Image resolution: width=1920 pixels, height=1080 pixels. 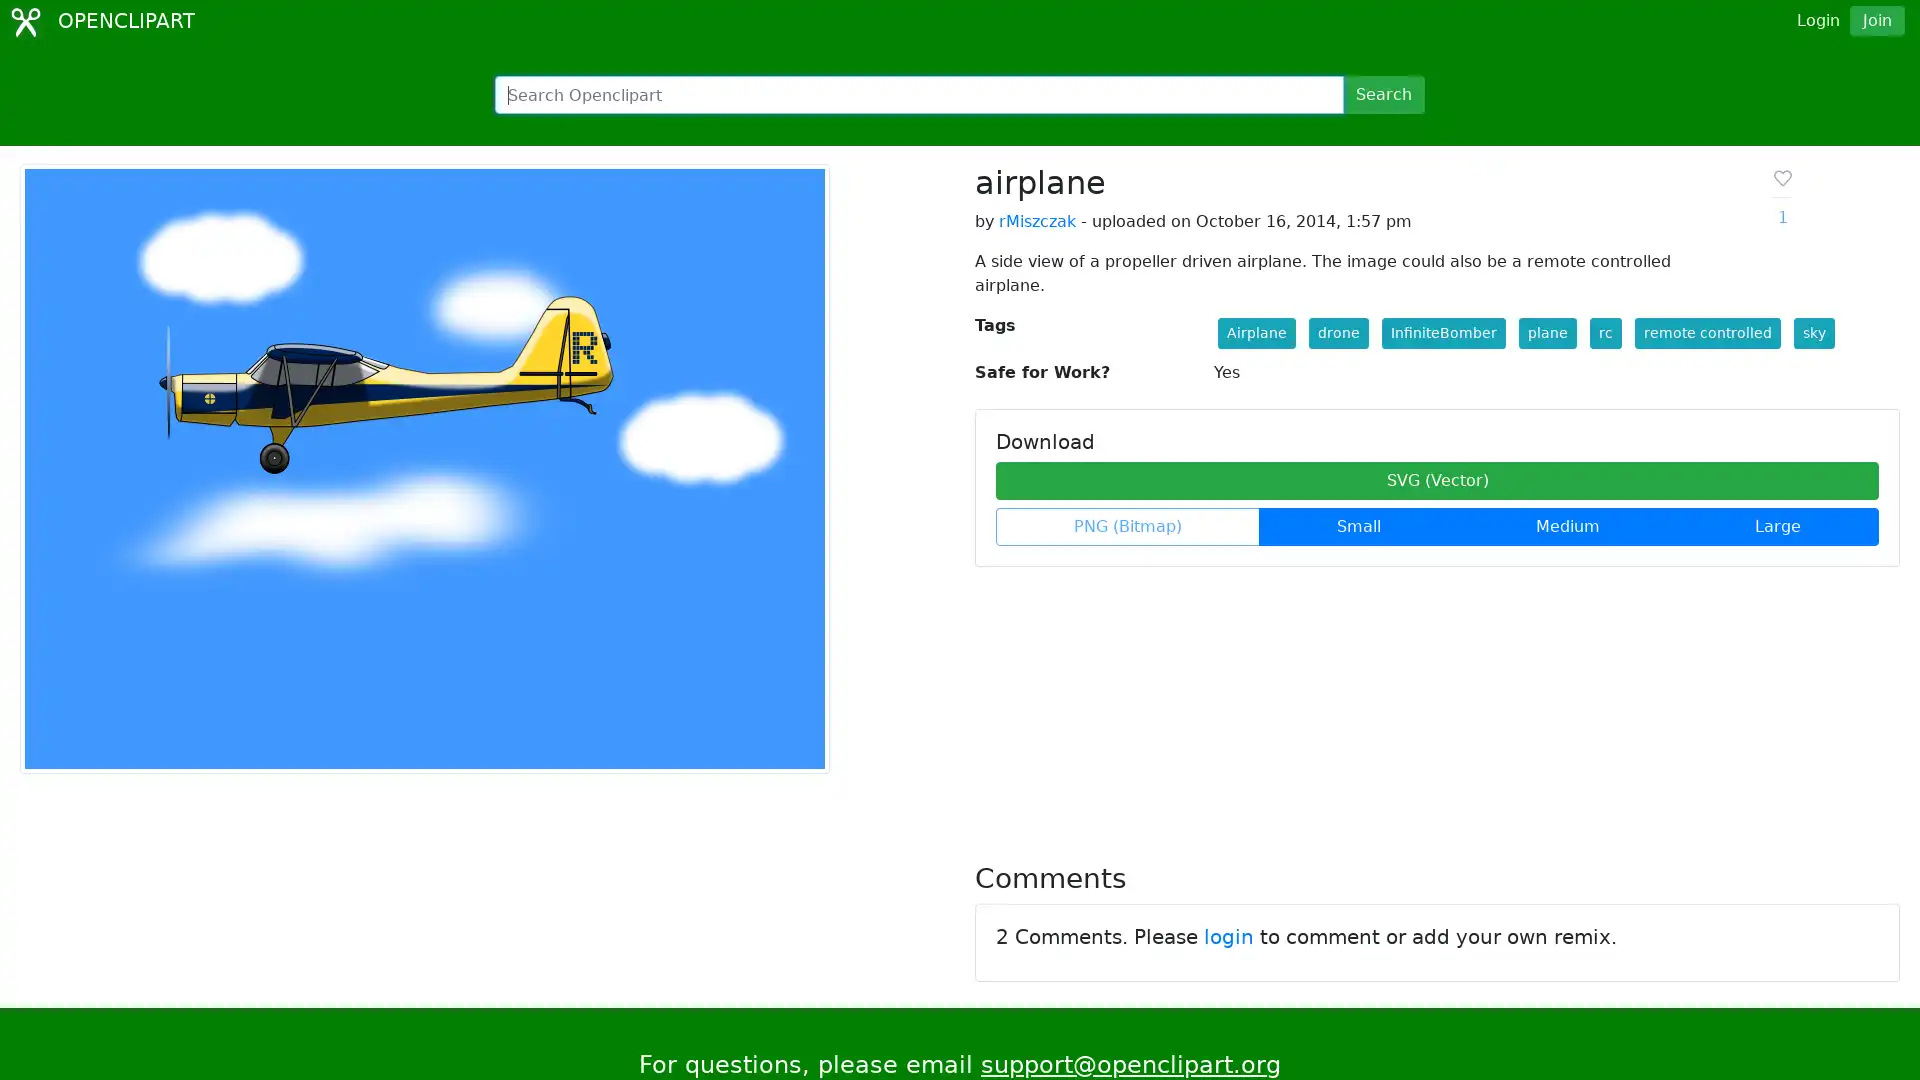 I want to click on Medium, so click(x=1567, y=526).